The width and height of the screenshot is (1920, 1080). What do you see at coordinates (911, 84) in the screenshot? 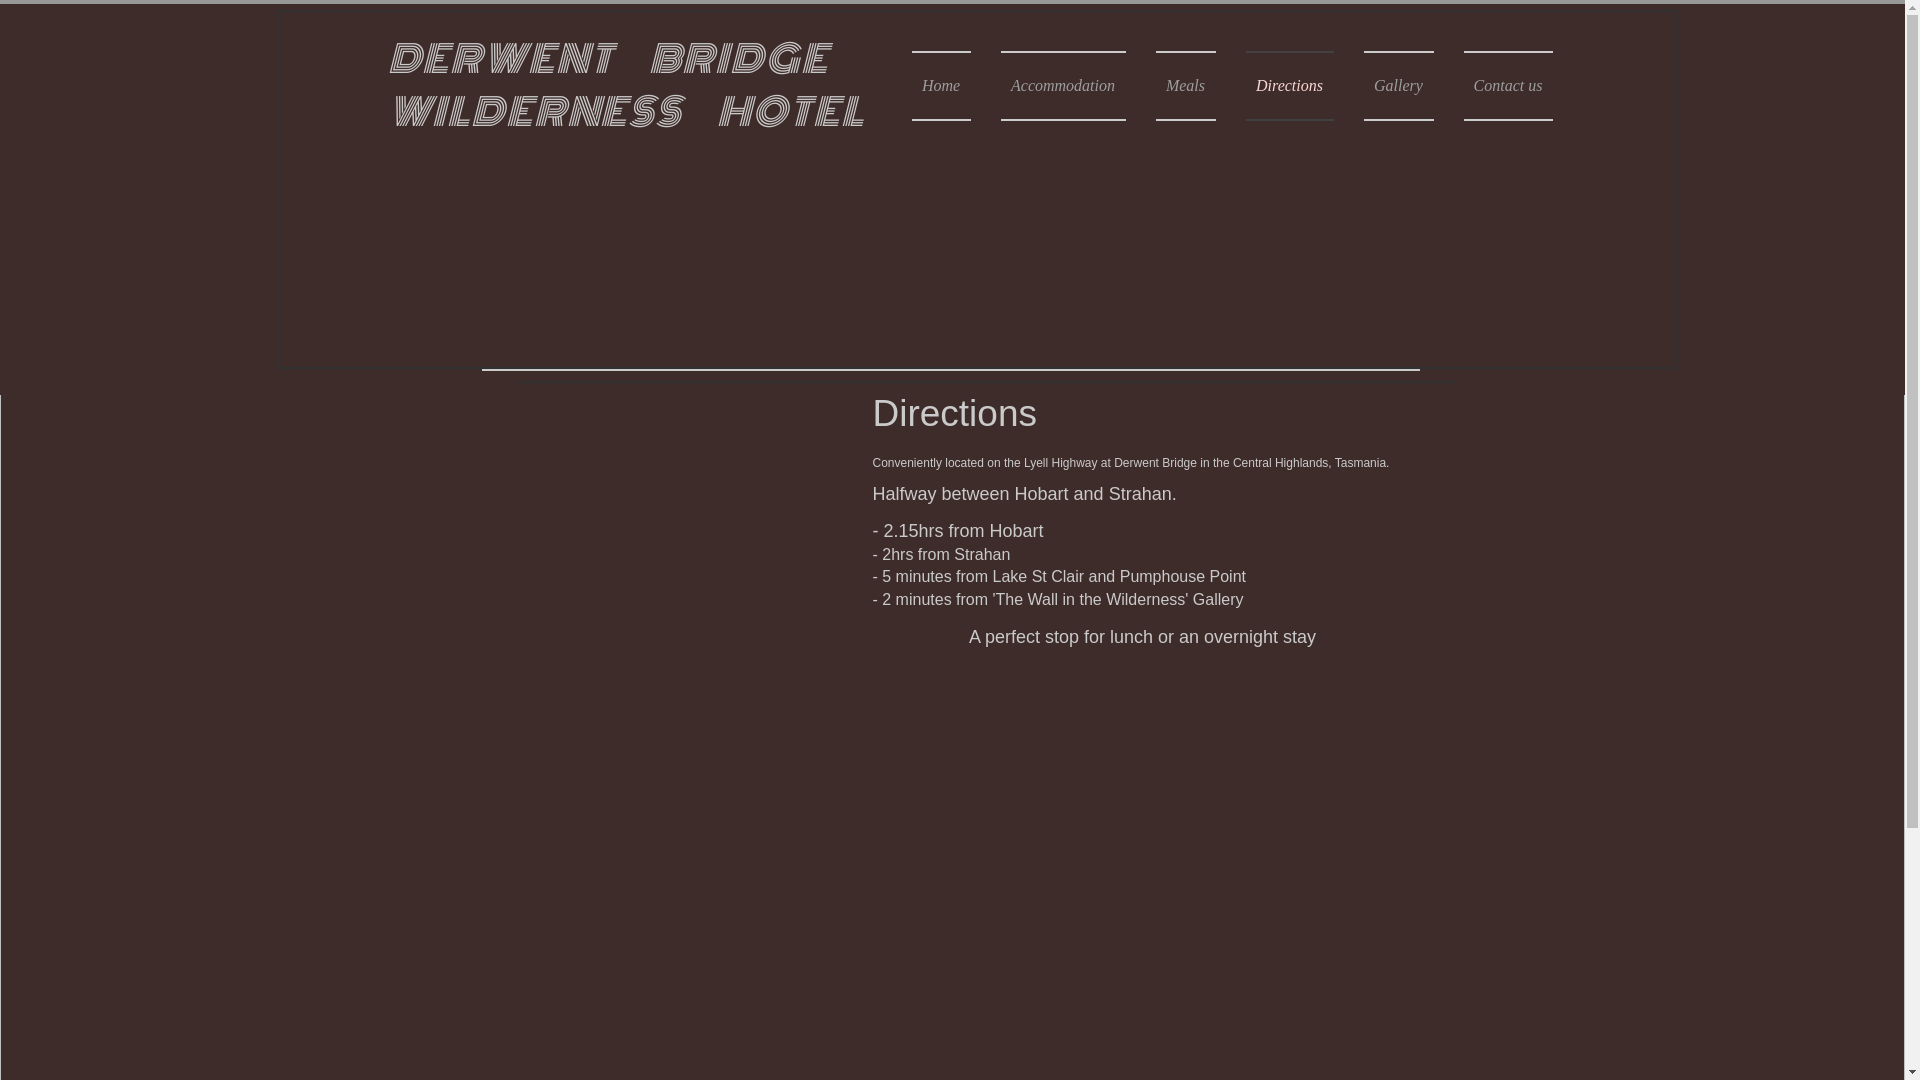
I see `'Home'` at bounding box center [911, 84].